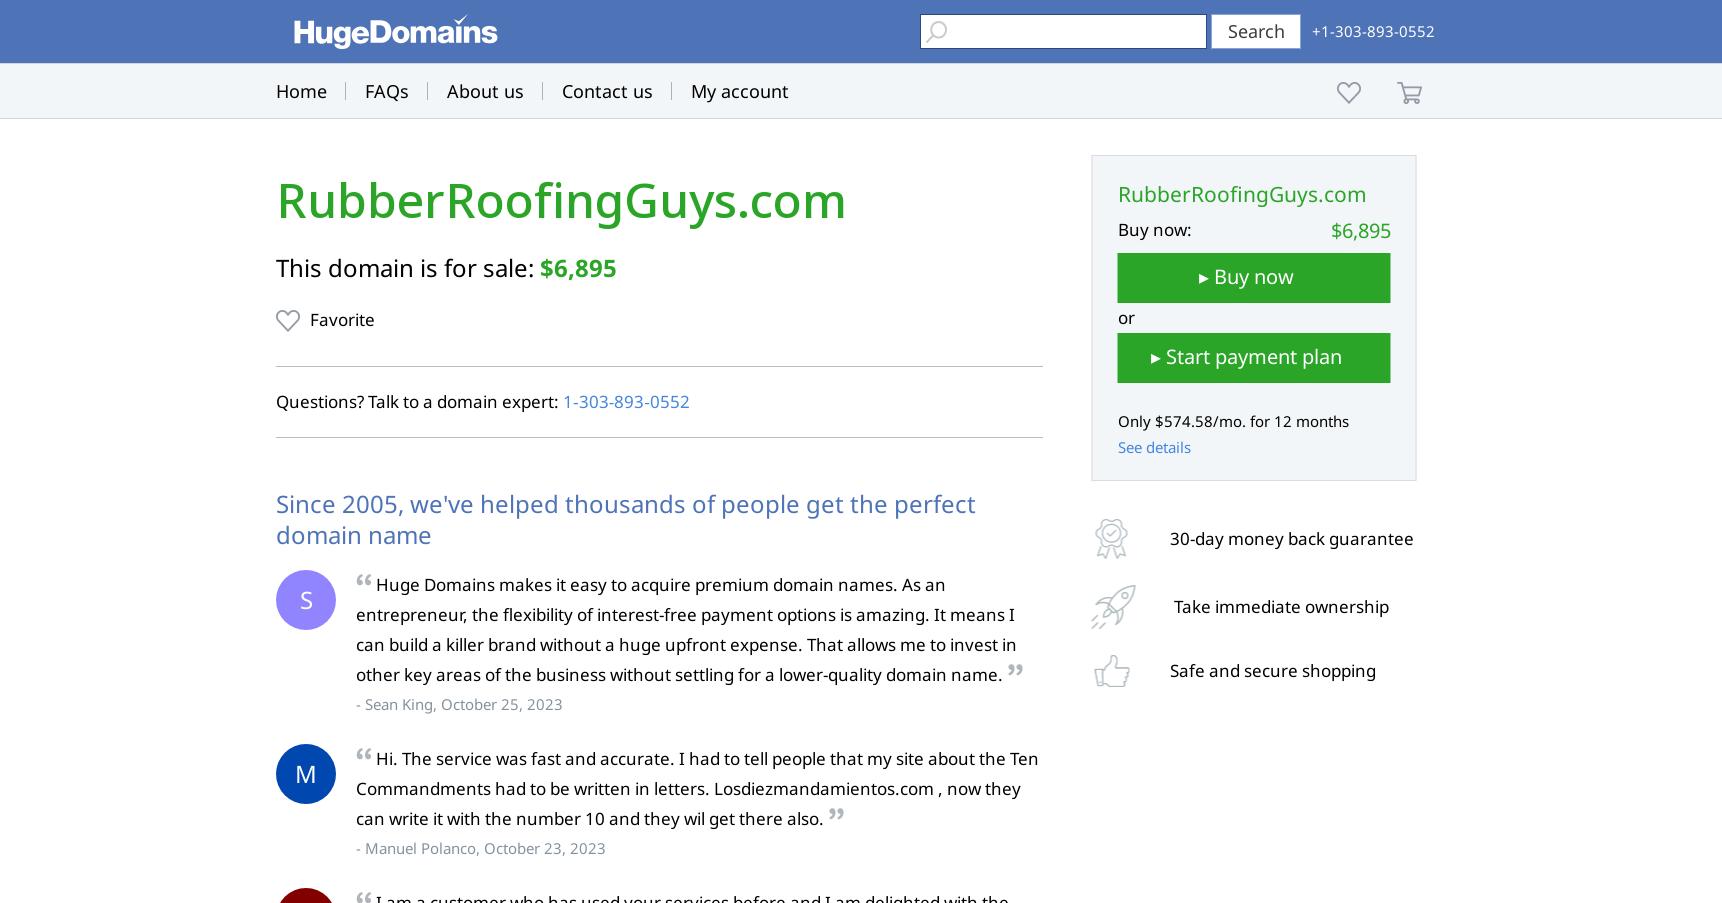 This screenshot has width=1722, height=903. I want to click on '- Manuel Polanco, October 23, 2023', so click(479, 848).